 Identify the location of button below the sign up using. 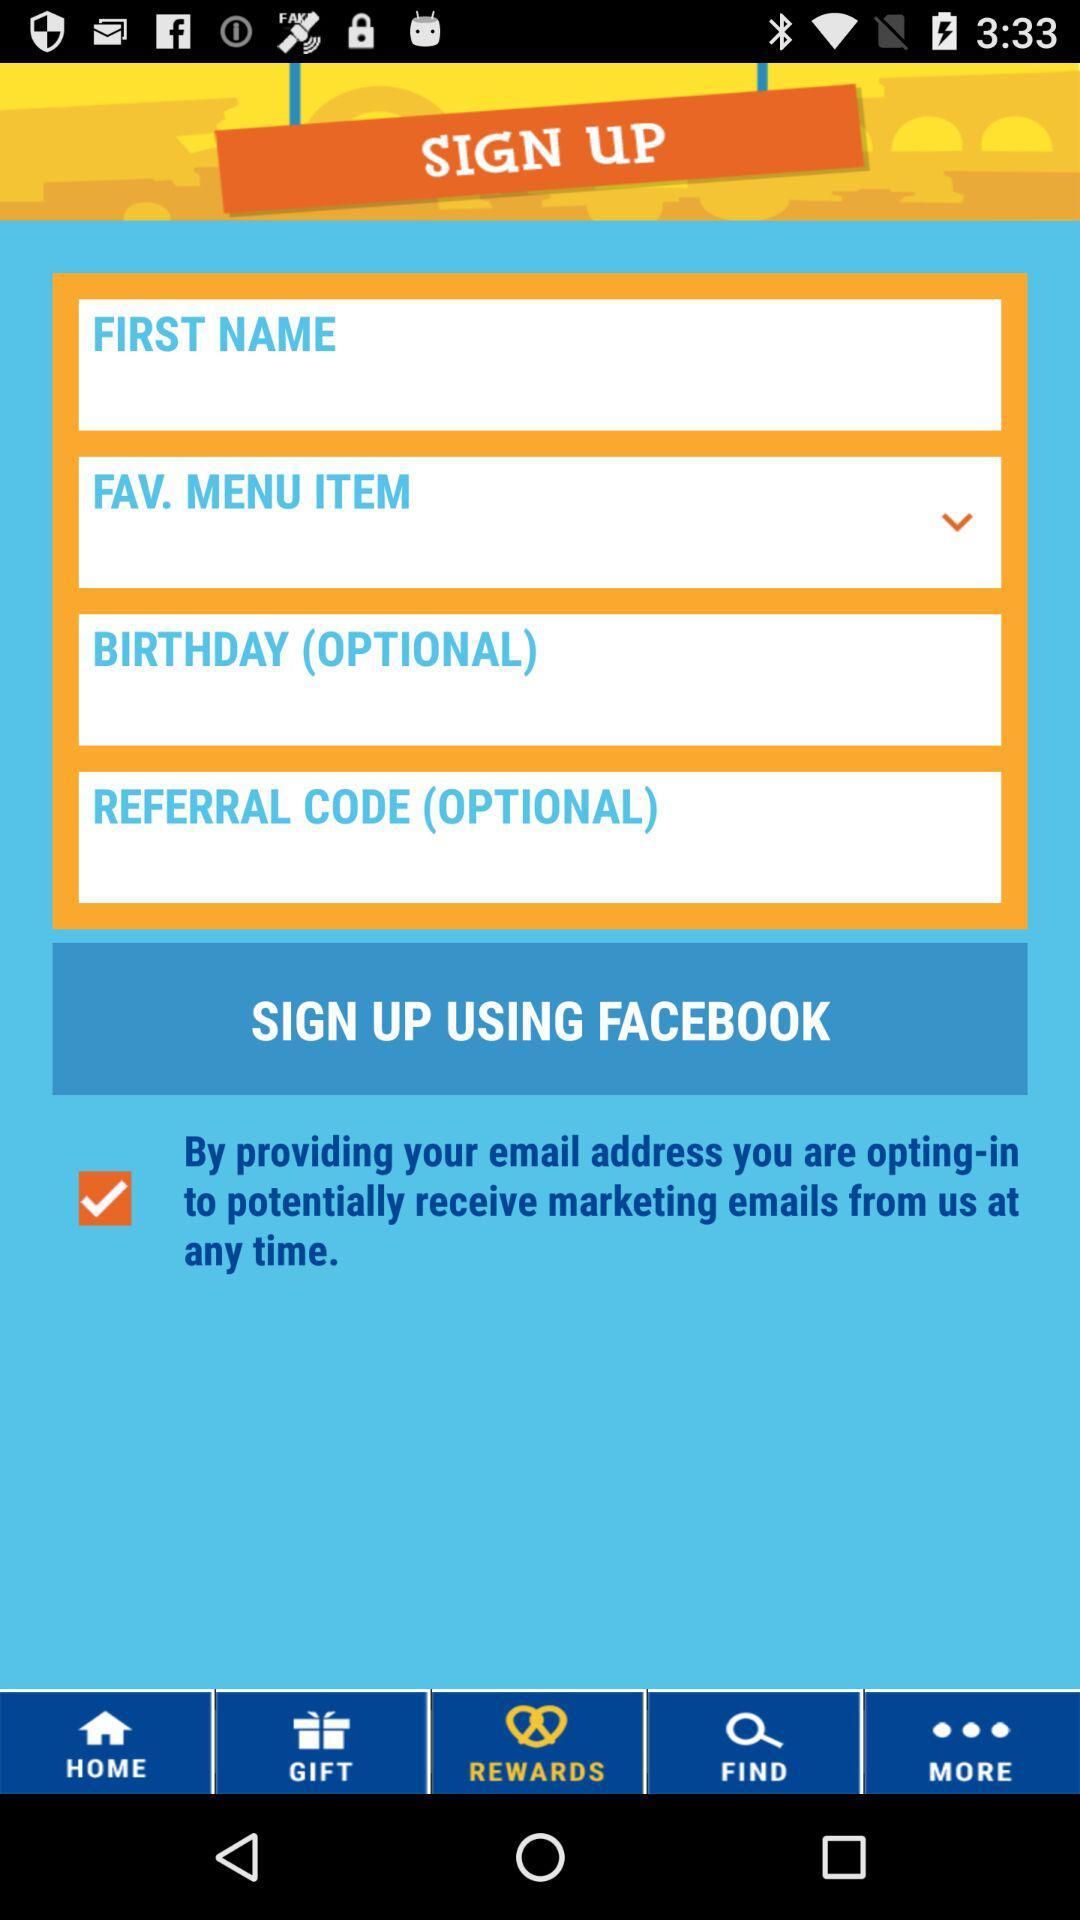
(104, 1199).